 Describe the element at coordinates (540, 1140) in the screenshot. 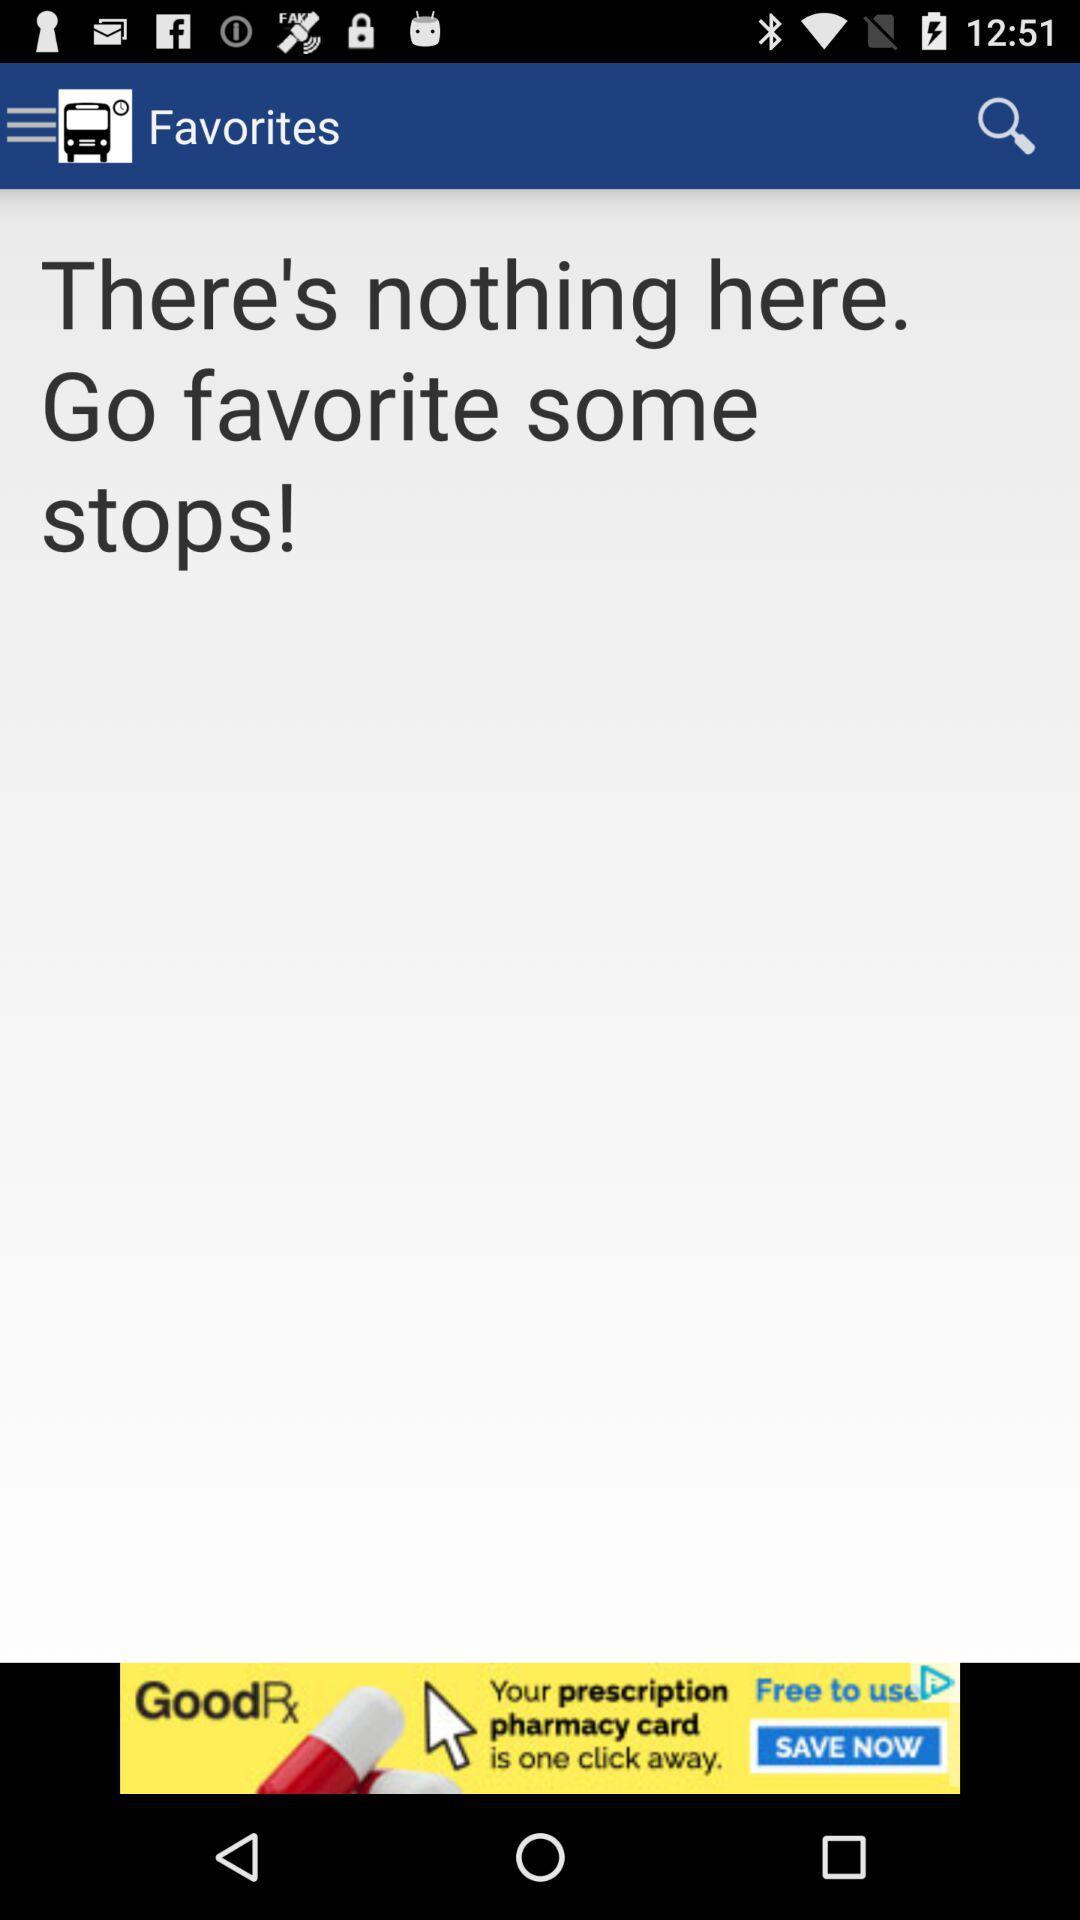

I see `screen page` at that location.